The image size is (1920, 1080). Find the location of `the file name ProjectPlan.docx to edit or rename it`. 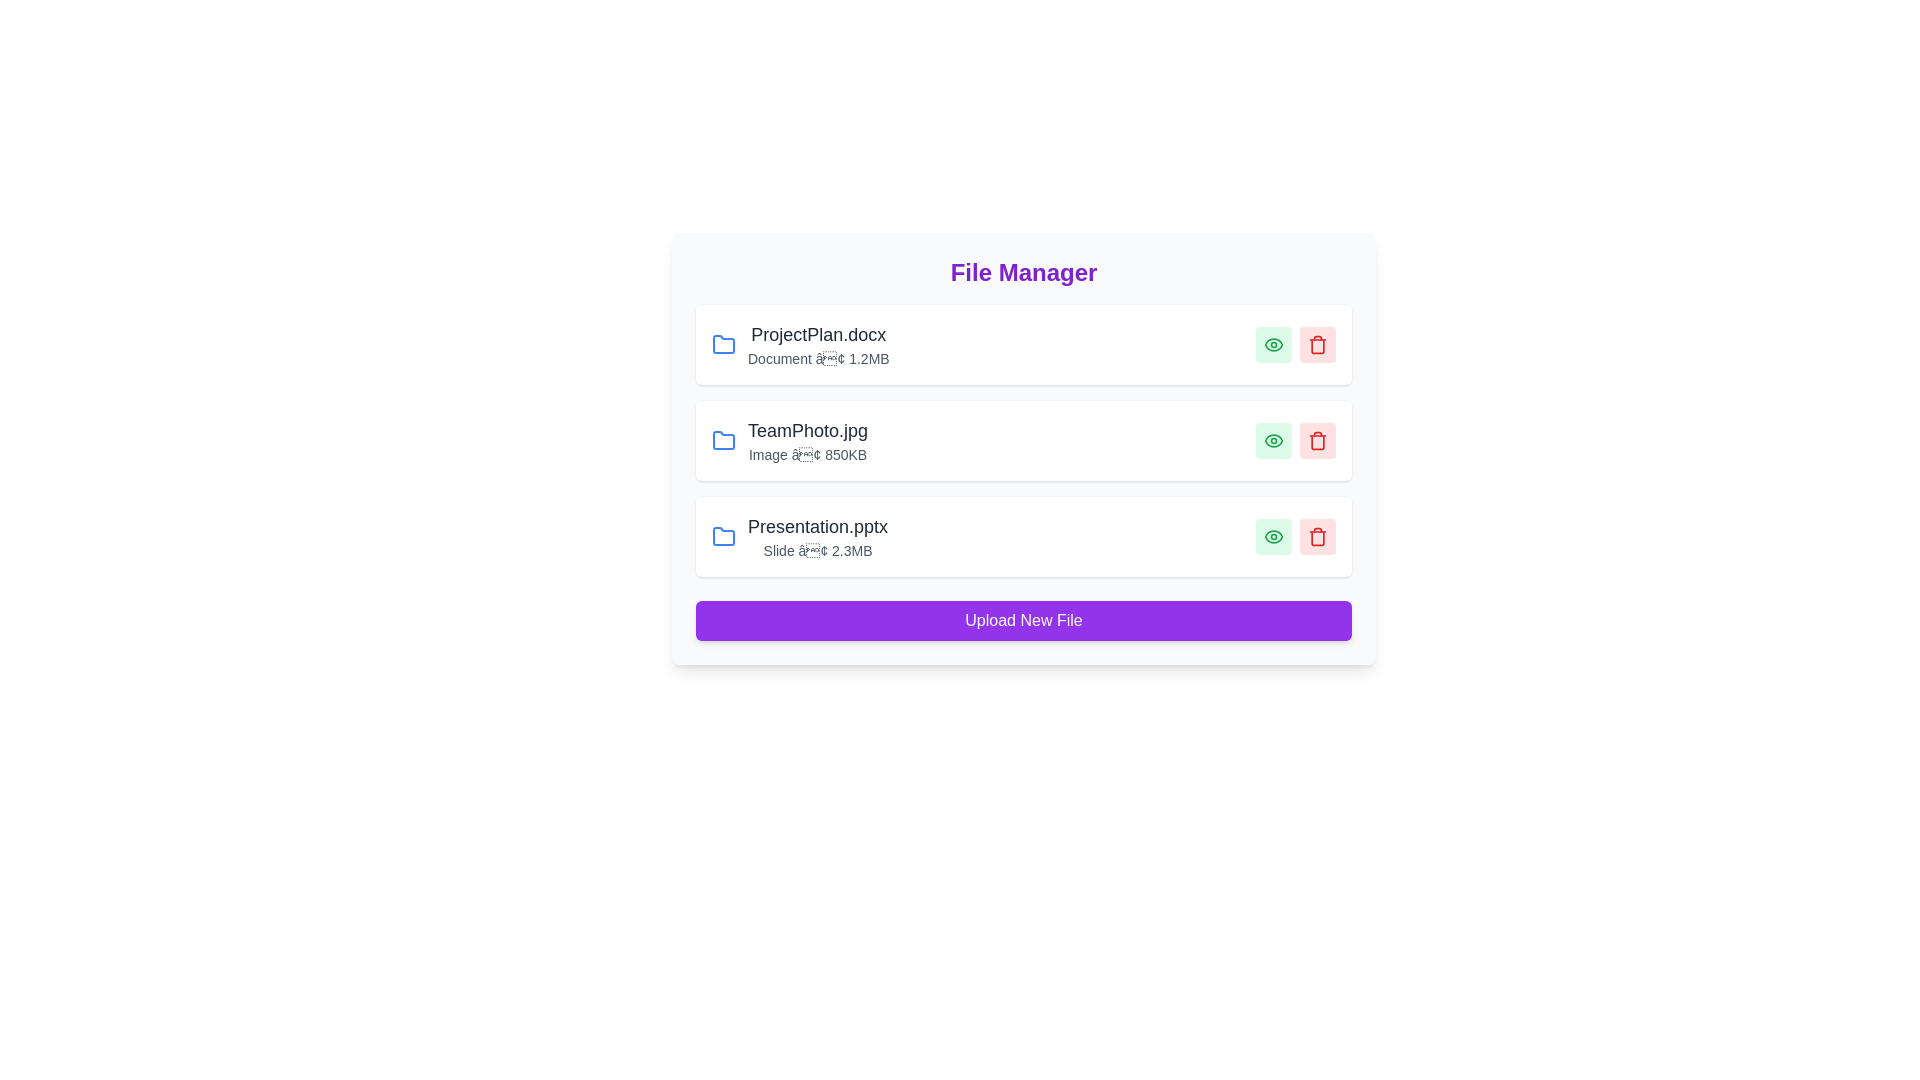

the file name ProjectPlan.docx to edit or rename it is located at coordinates (818, 334).